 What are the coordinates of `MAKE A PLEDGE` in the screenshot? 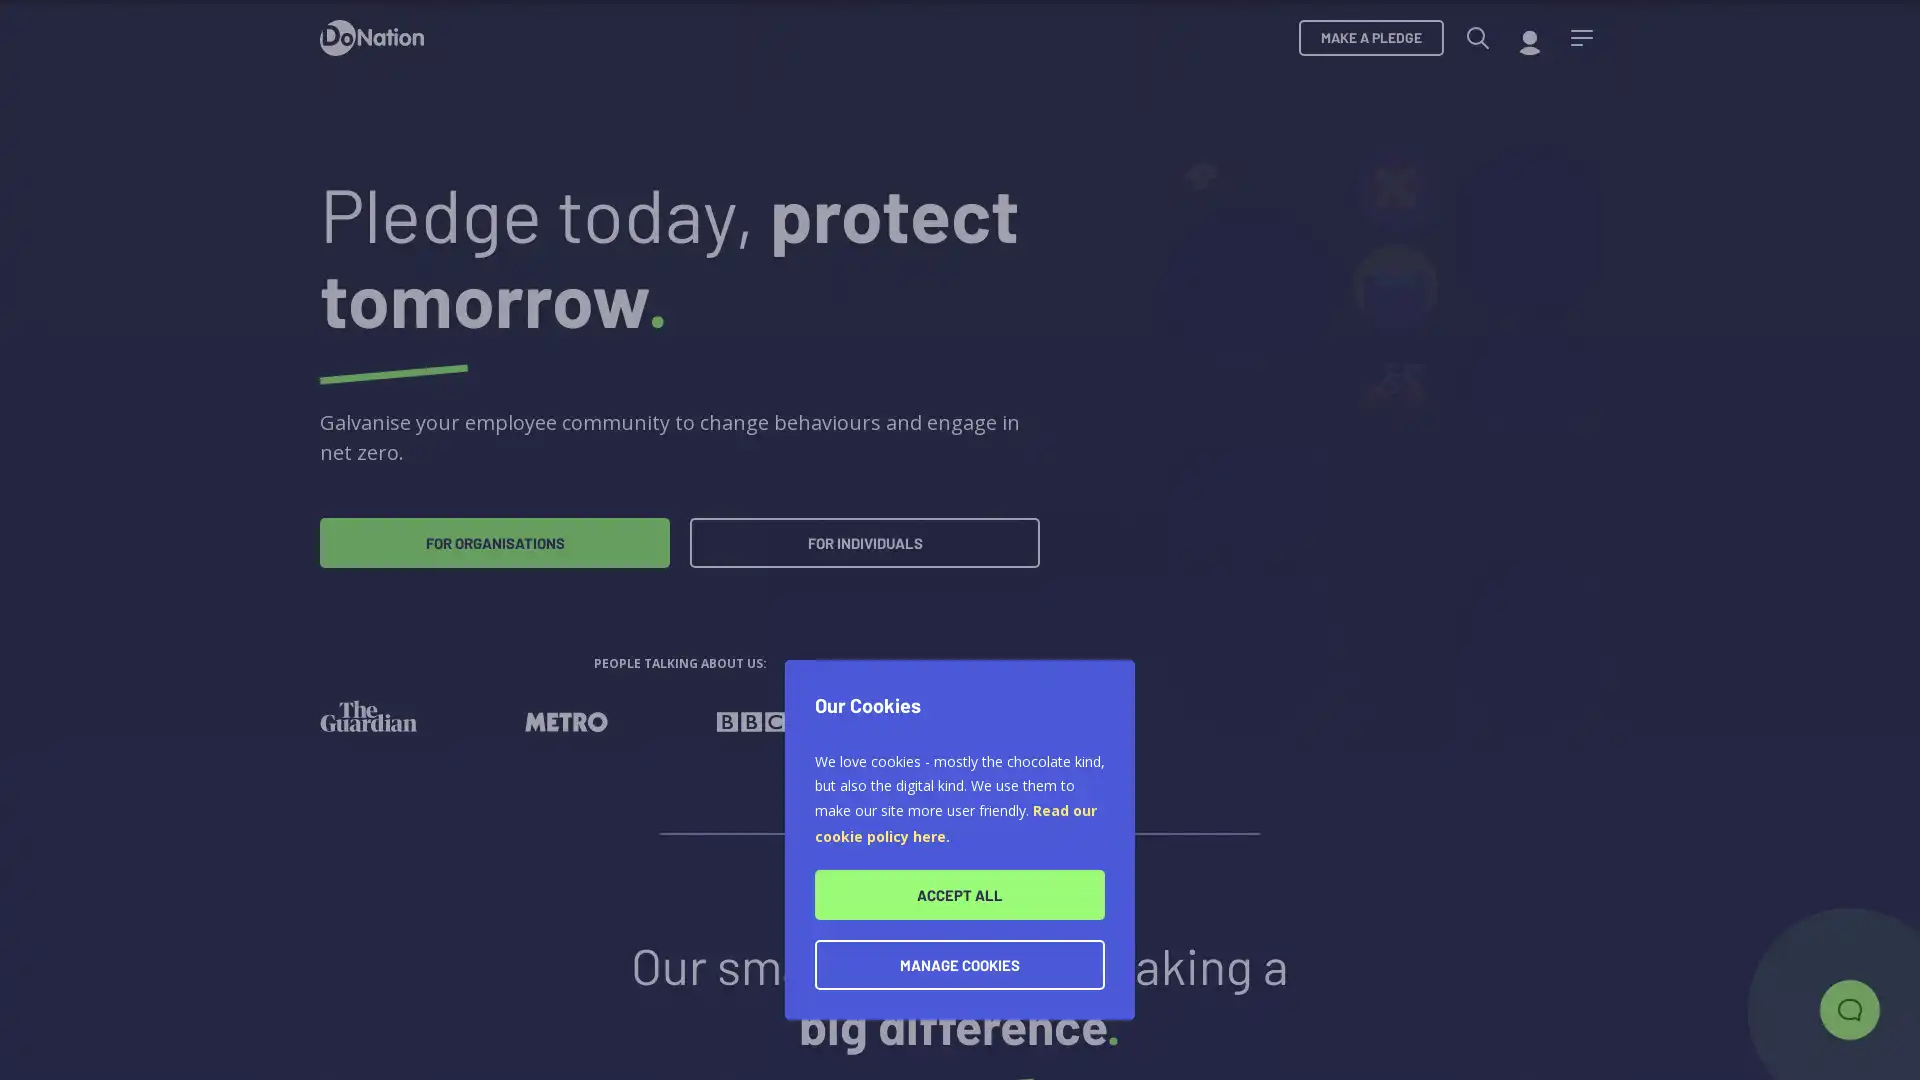 It's located at (1370, 38).